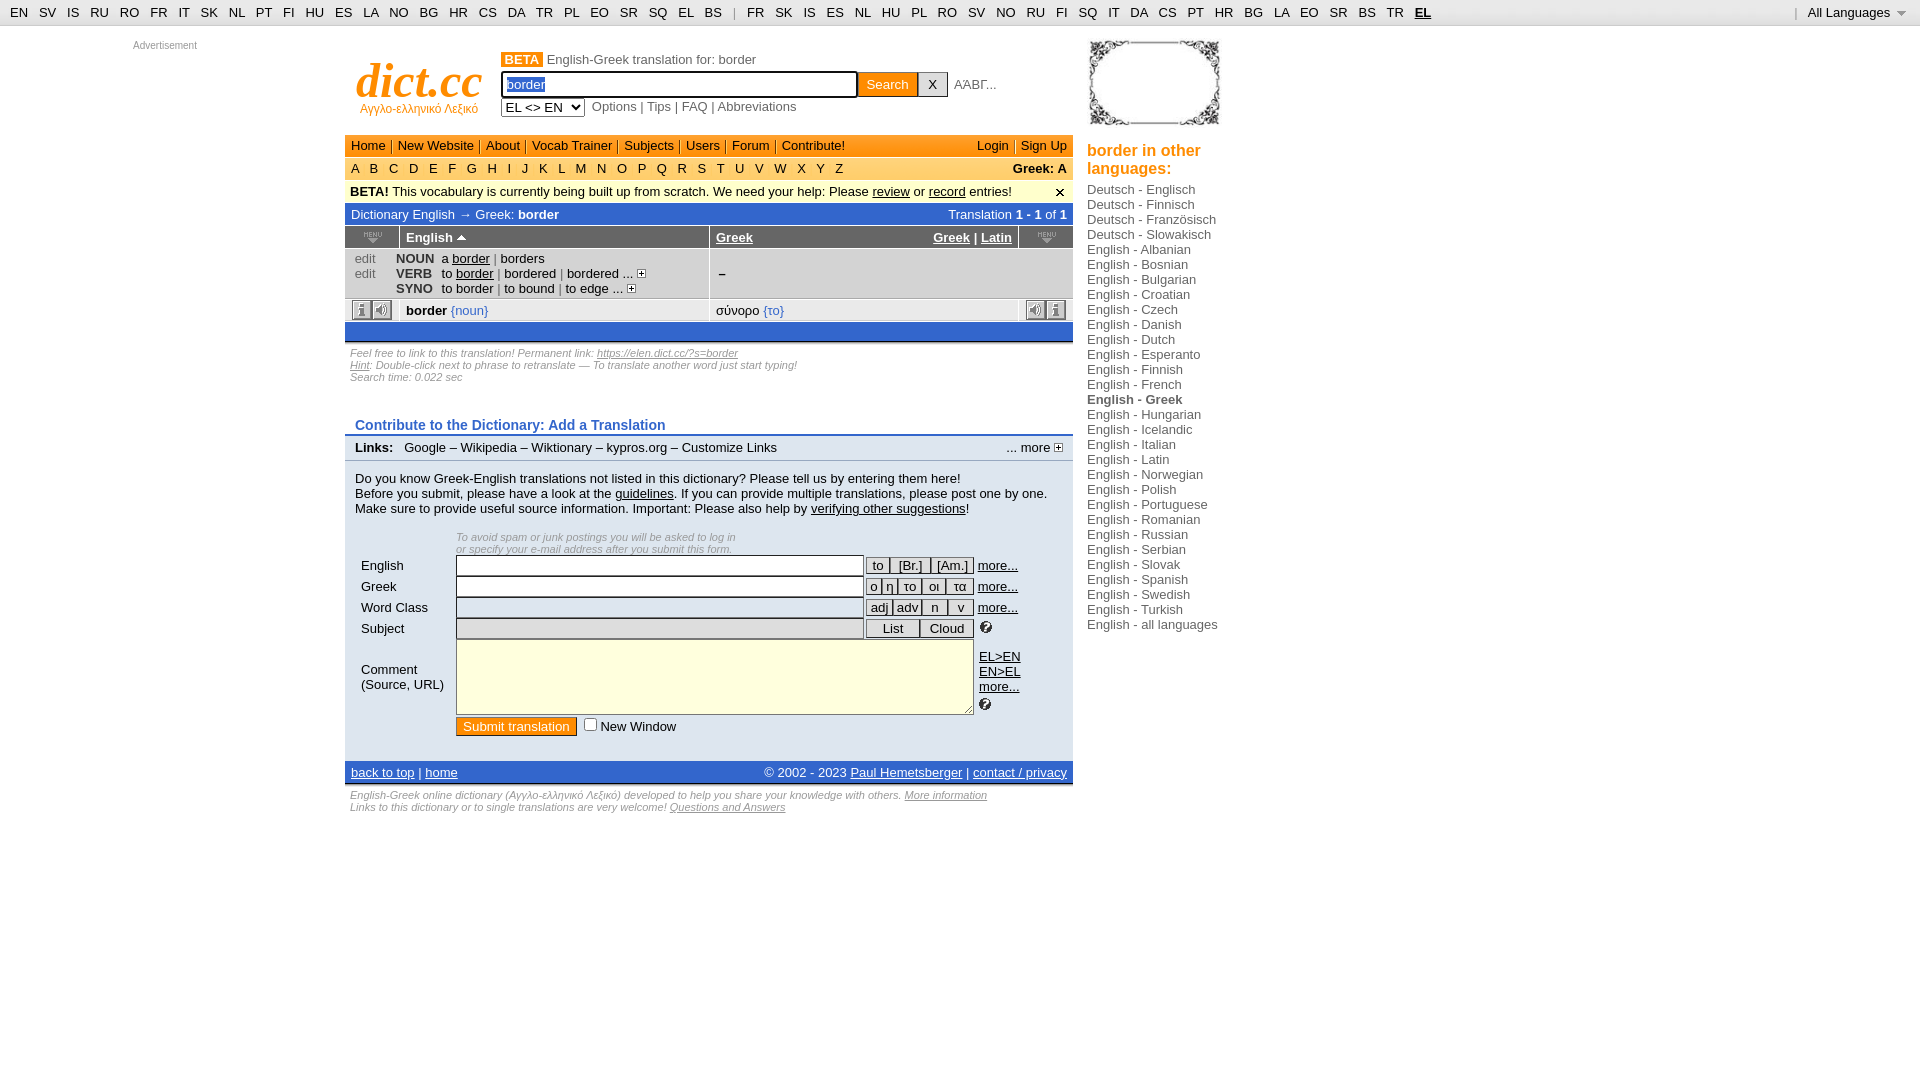 The height and width of the screenshot is (1080, 1920). What do you see at coordinates (524, 167) in the screenshot?
I see `'J'` at bounding box center [524, 167].